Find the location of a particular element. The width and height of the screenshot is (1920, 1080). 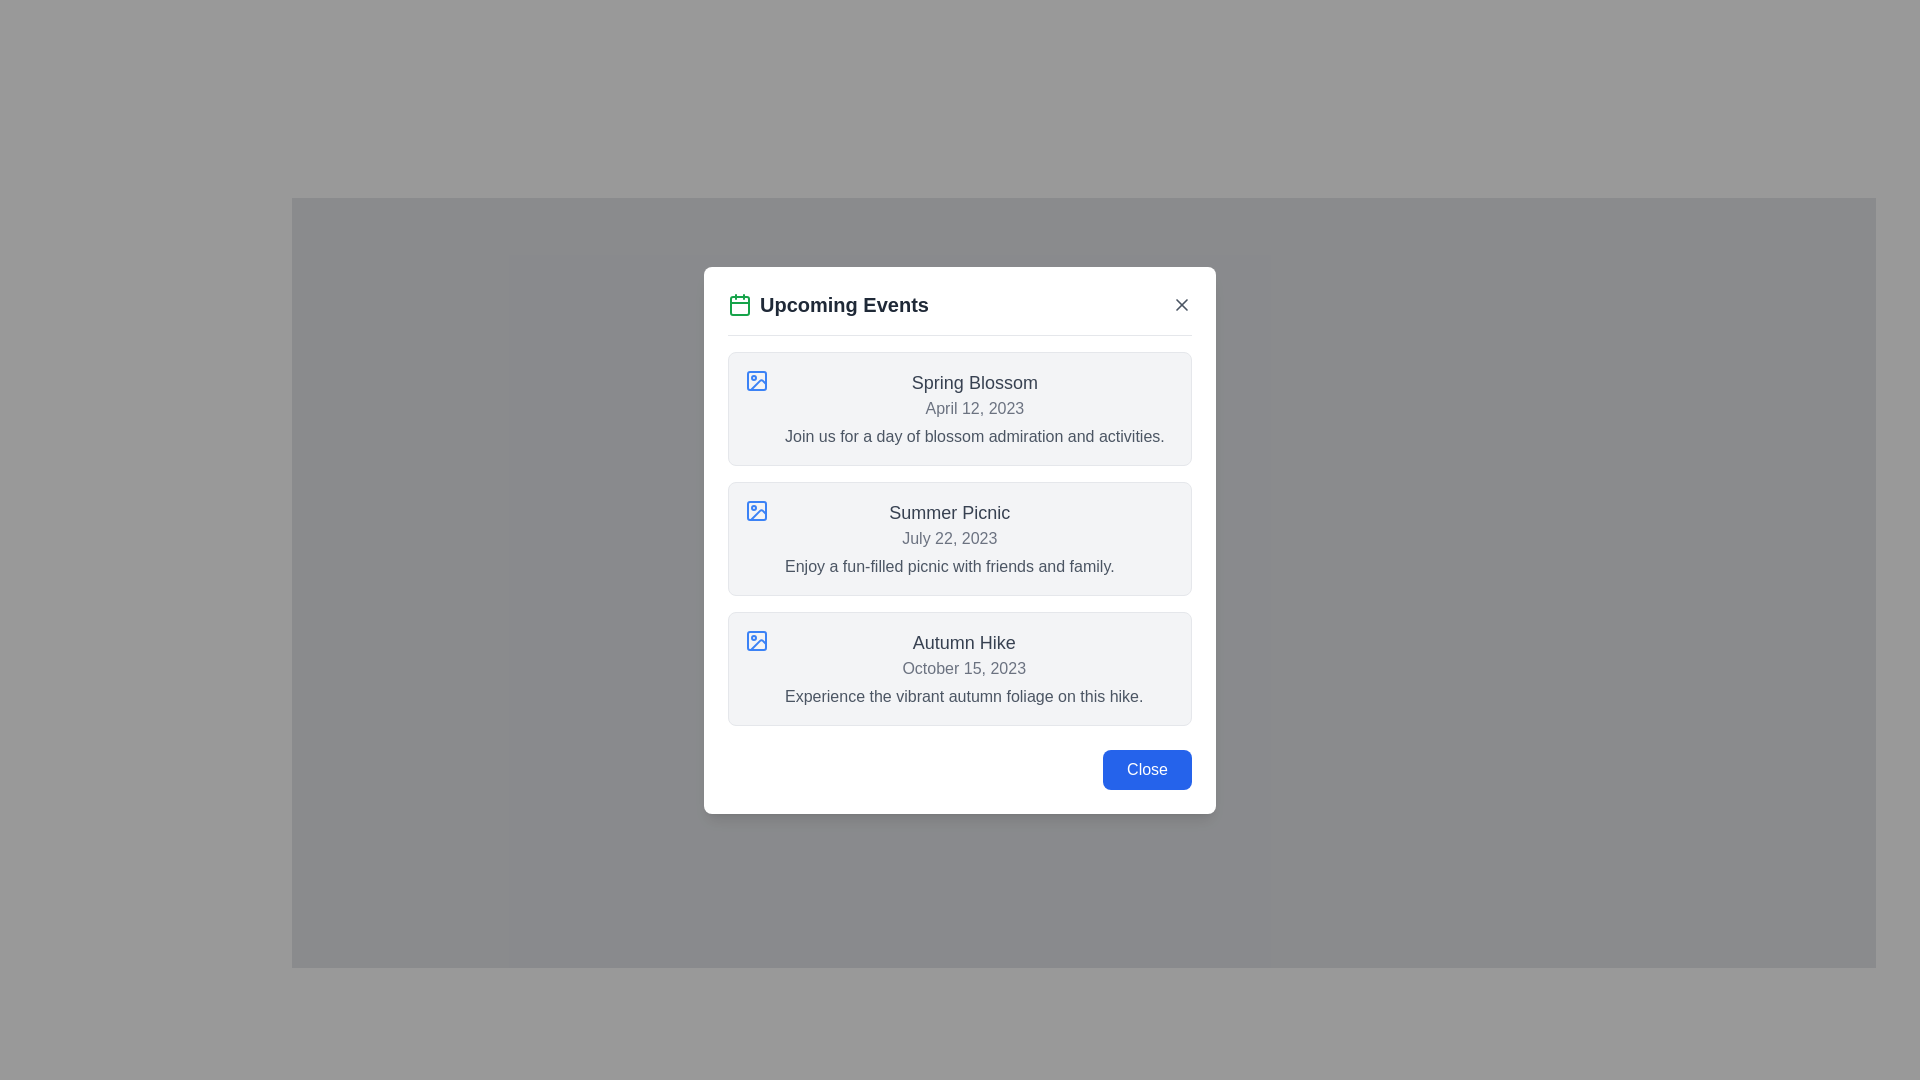

the icon representing the 'Summer Picnic' event located in the 'Upcoming Events' modal, positioned to the left of the title and date is located at coordinates (756, 508).